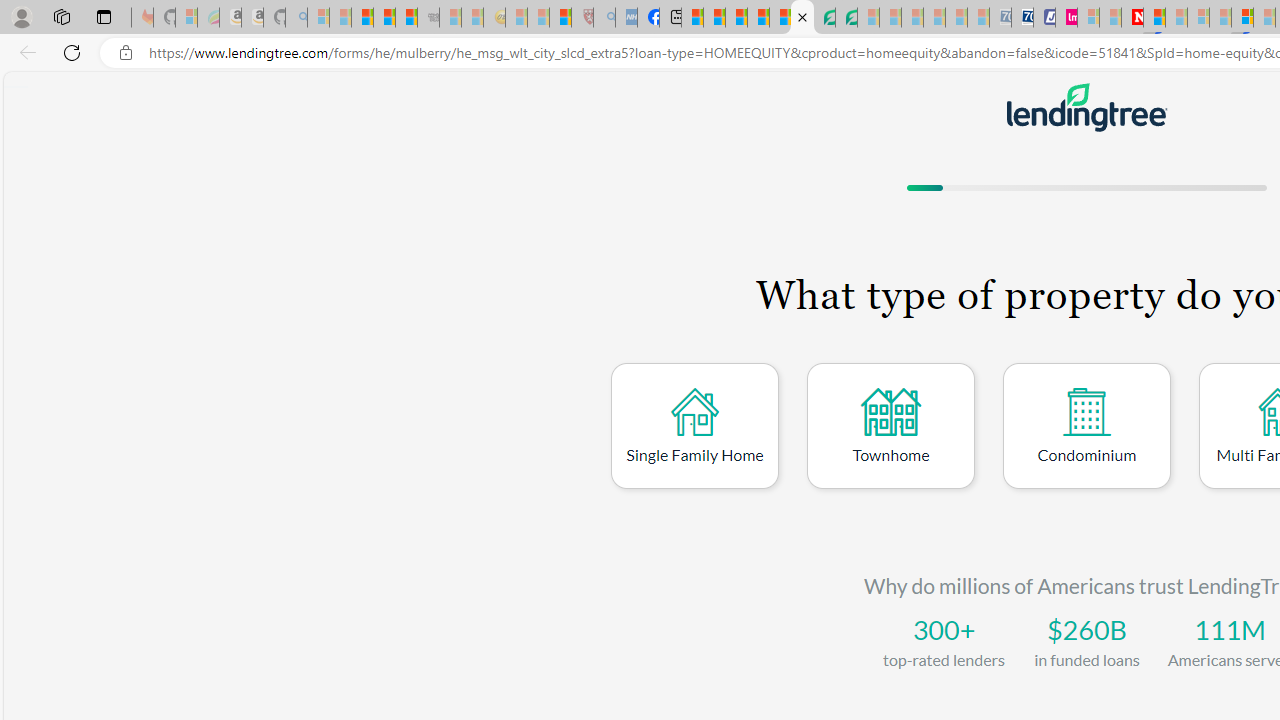  What do you see at coordinates (1022, 17) in the screenshot?
I see `'Cheap Hotels - Save70.com'` at bounding box center [1022, 17].